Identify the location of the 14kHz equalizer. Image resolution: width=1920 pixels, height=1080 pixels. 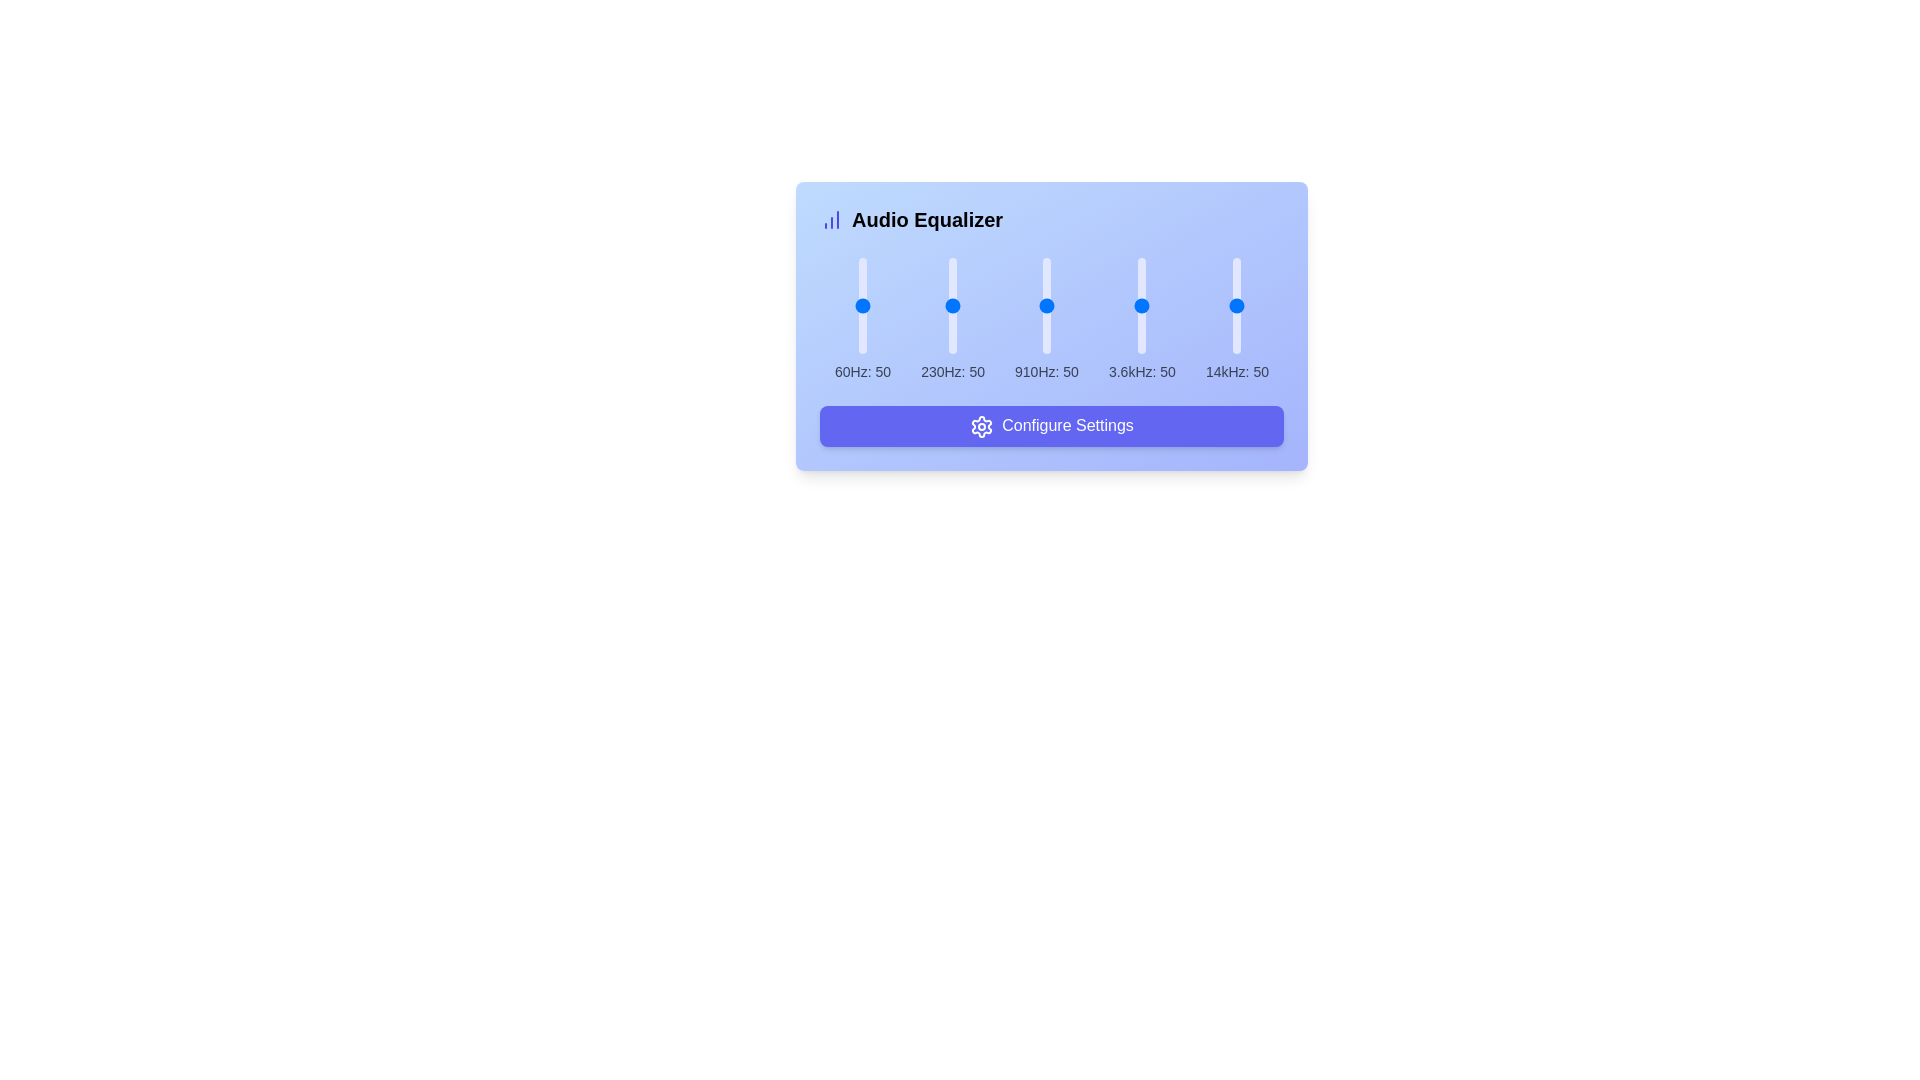
(1236, 325).